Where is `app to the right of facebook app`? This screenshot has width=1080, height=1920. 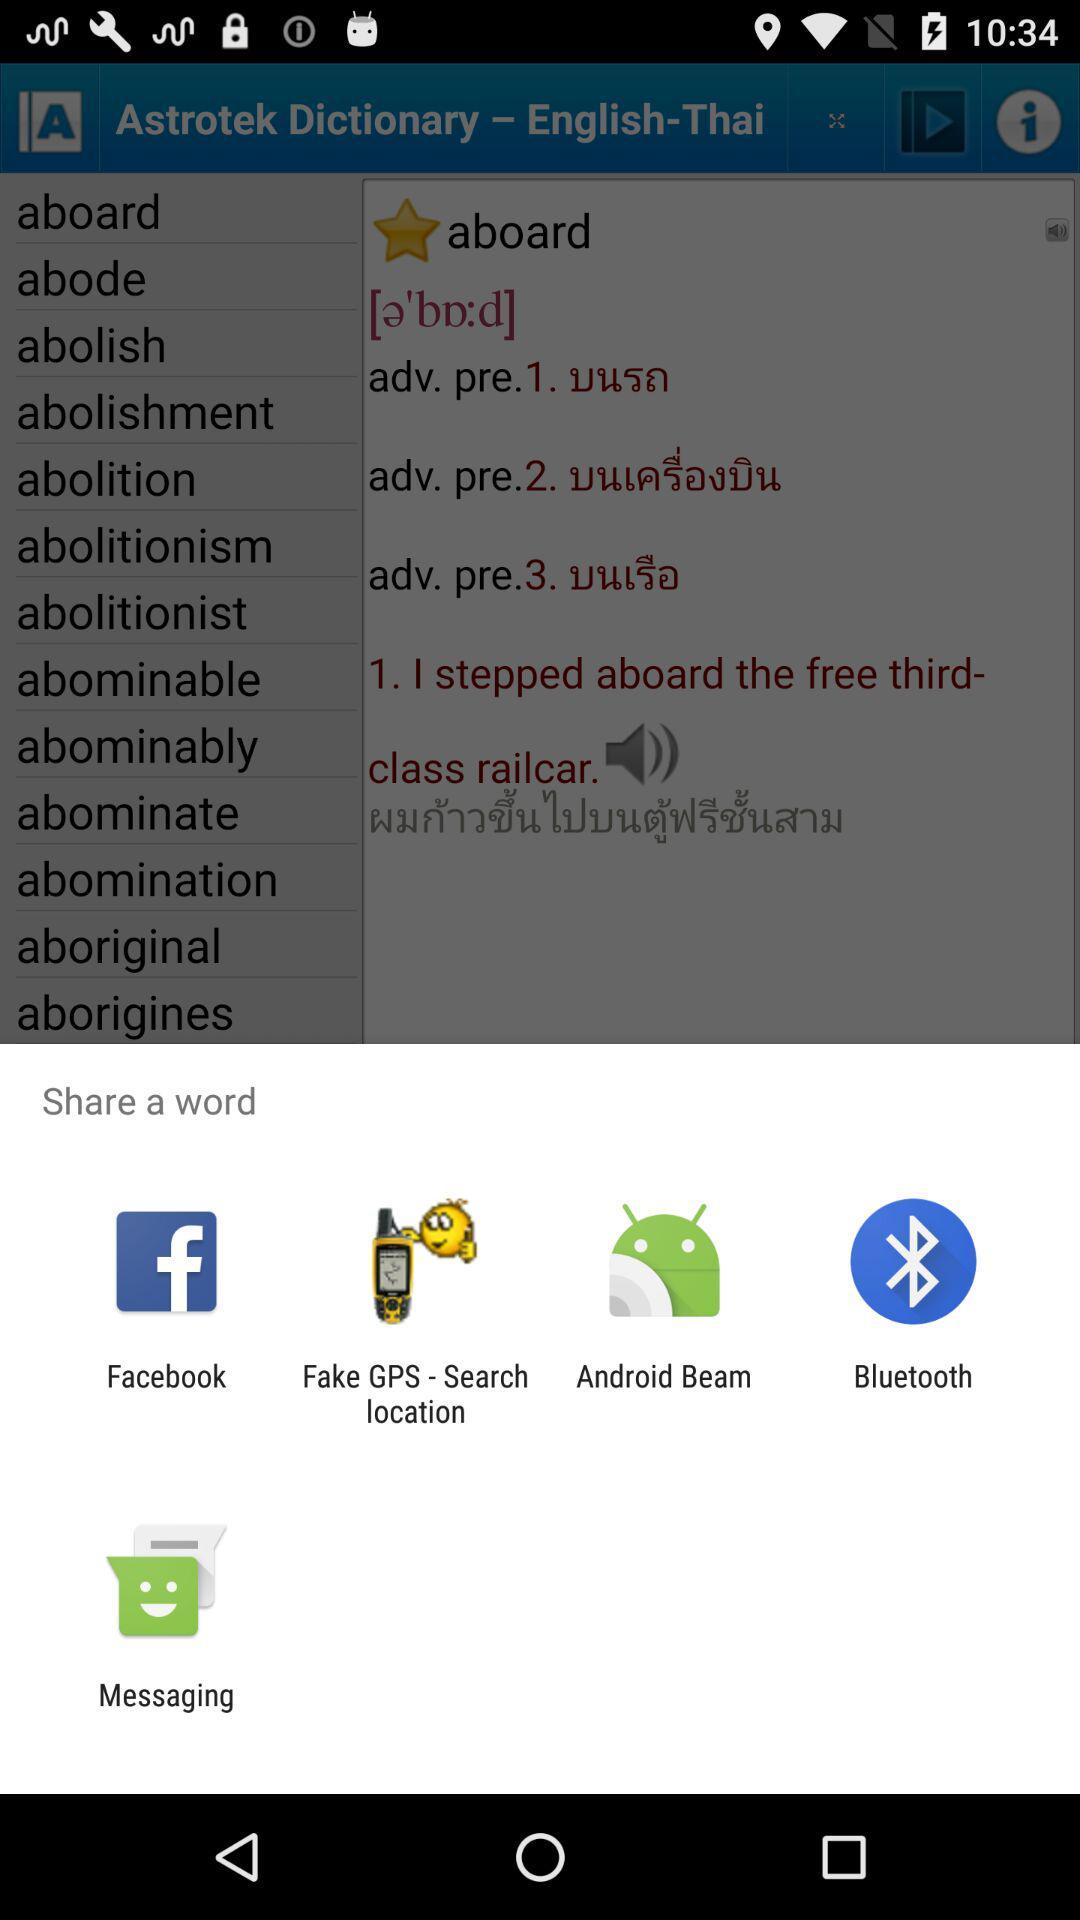 app to the right of facebook app is located at coordinates (414, 1392).